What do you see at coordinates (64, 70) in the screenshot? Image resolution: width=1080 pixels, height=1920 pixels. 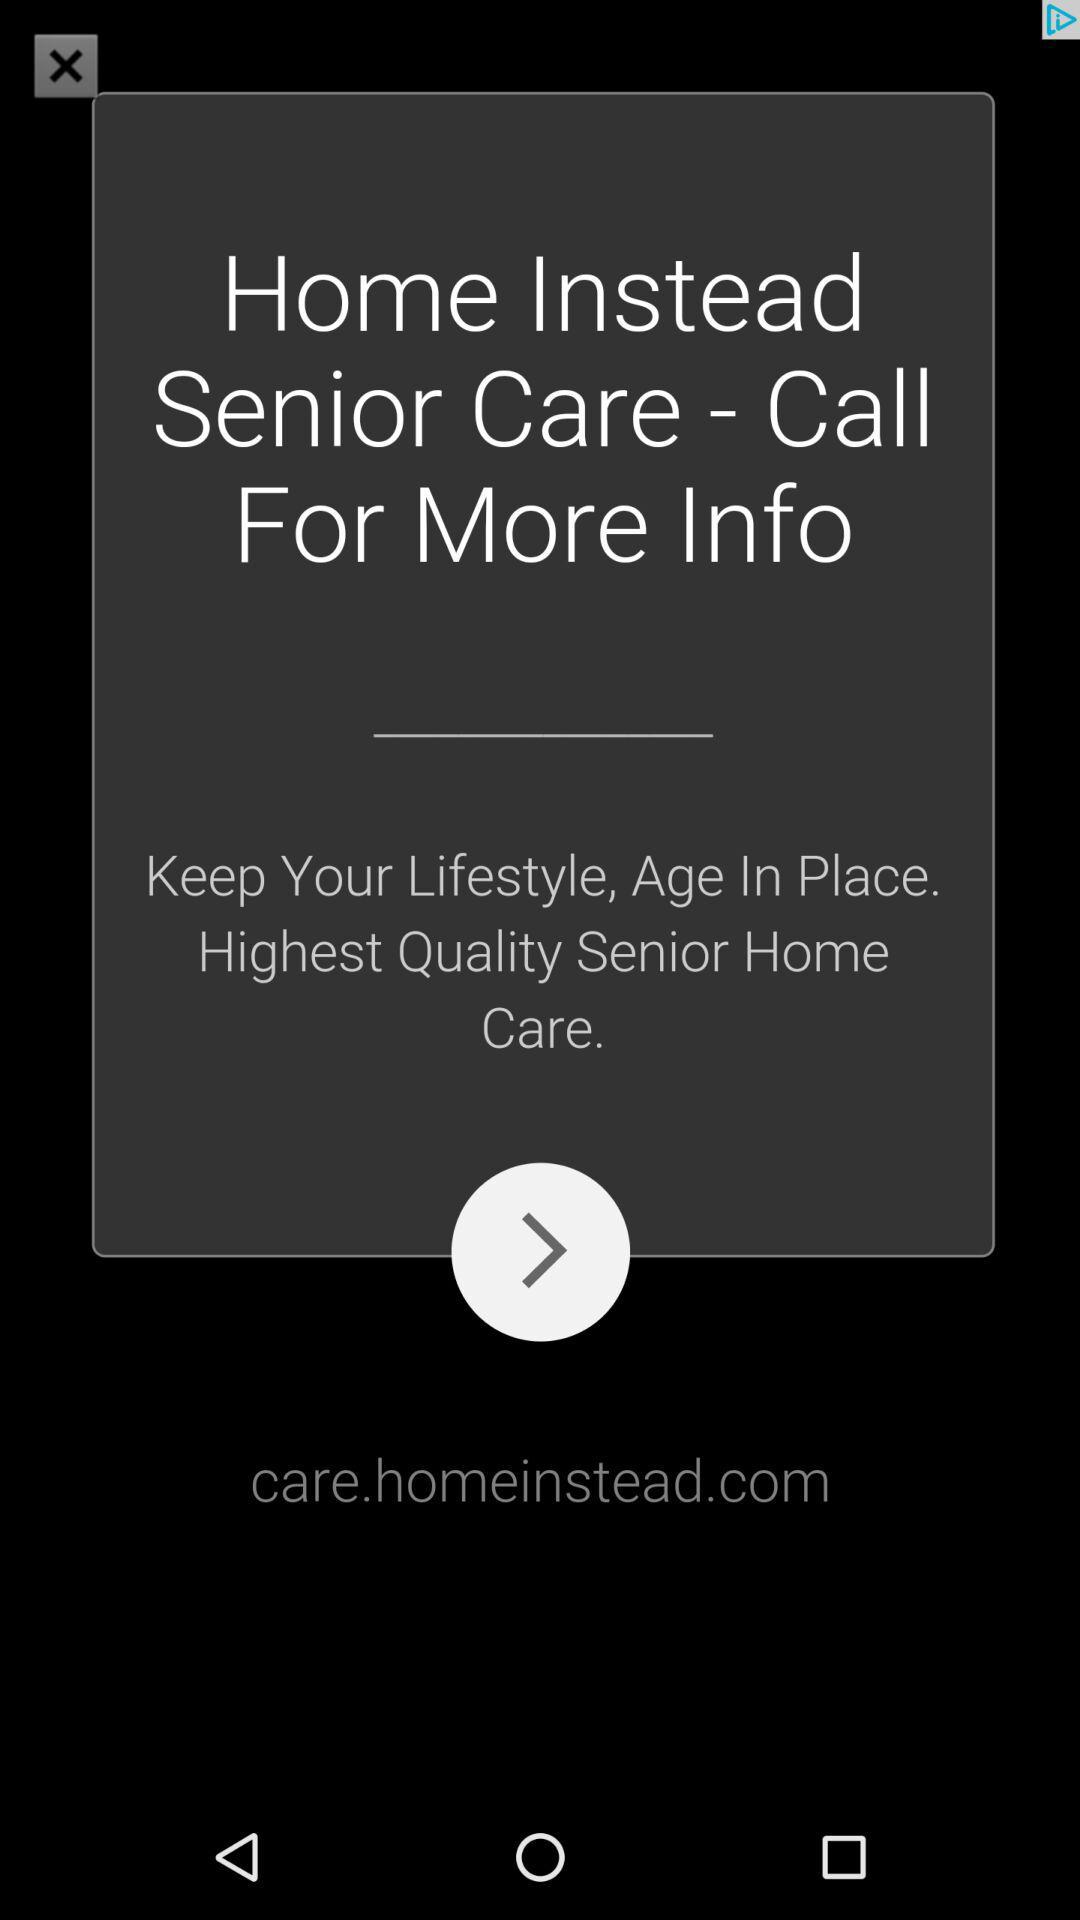 I see `the close icon` at bounding box center [64, 70].